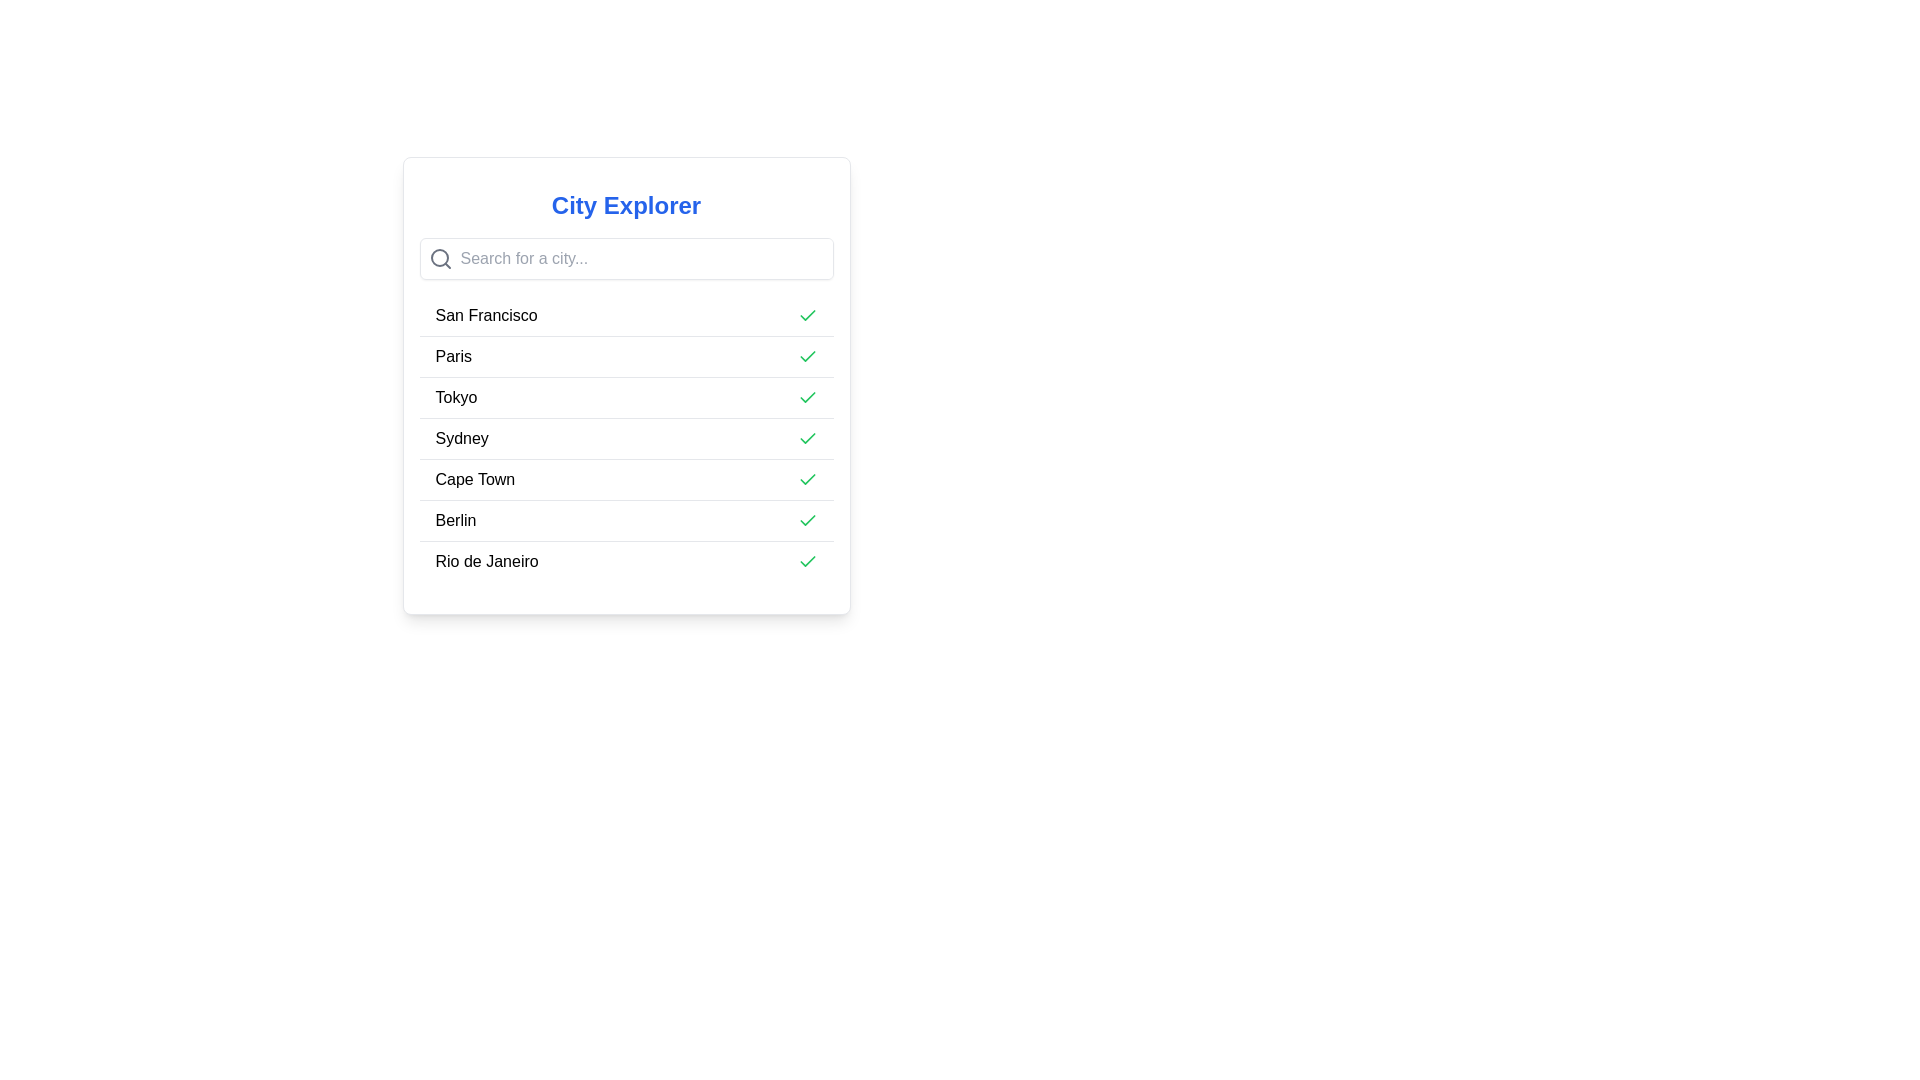  Describe the element at coordinates (461, 438) in the screenshot. I see `the text label displaying 'Sydney'` at that location.